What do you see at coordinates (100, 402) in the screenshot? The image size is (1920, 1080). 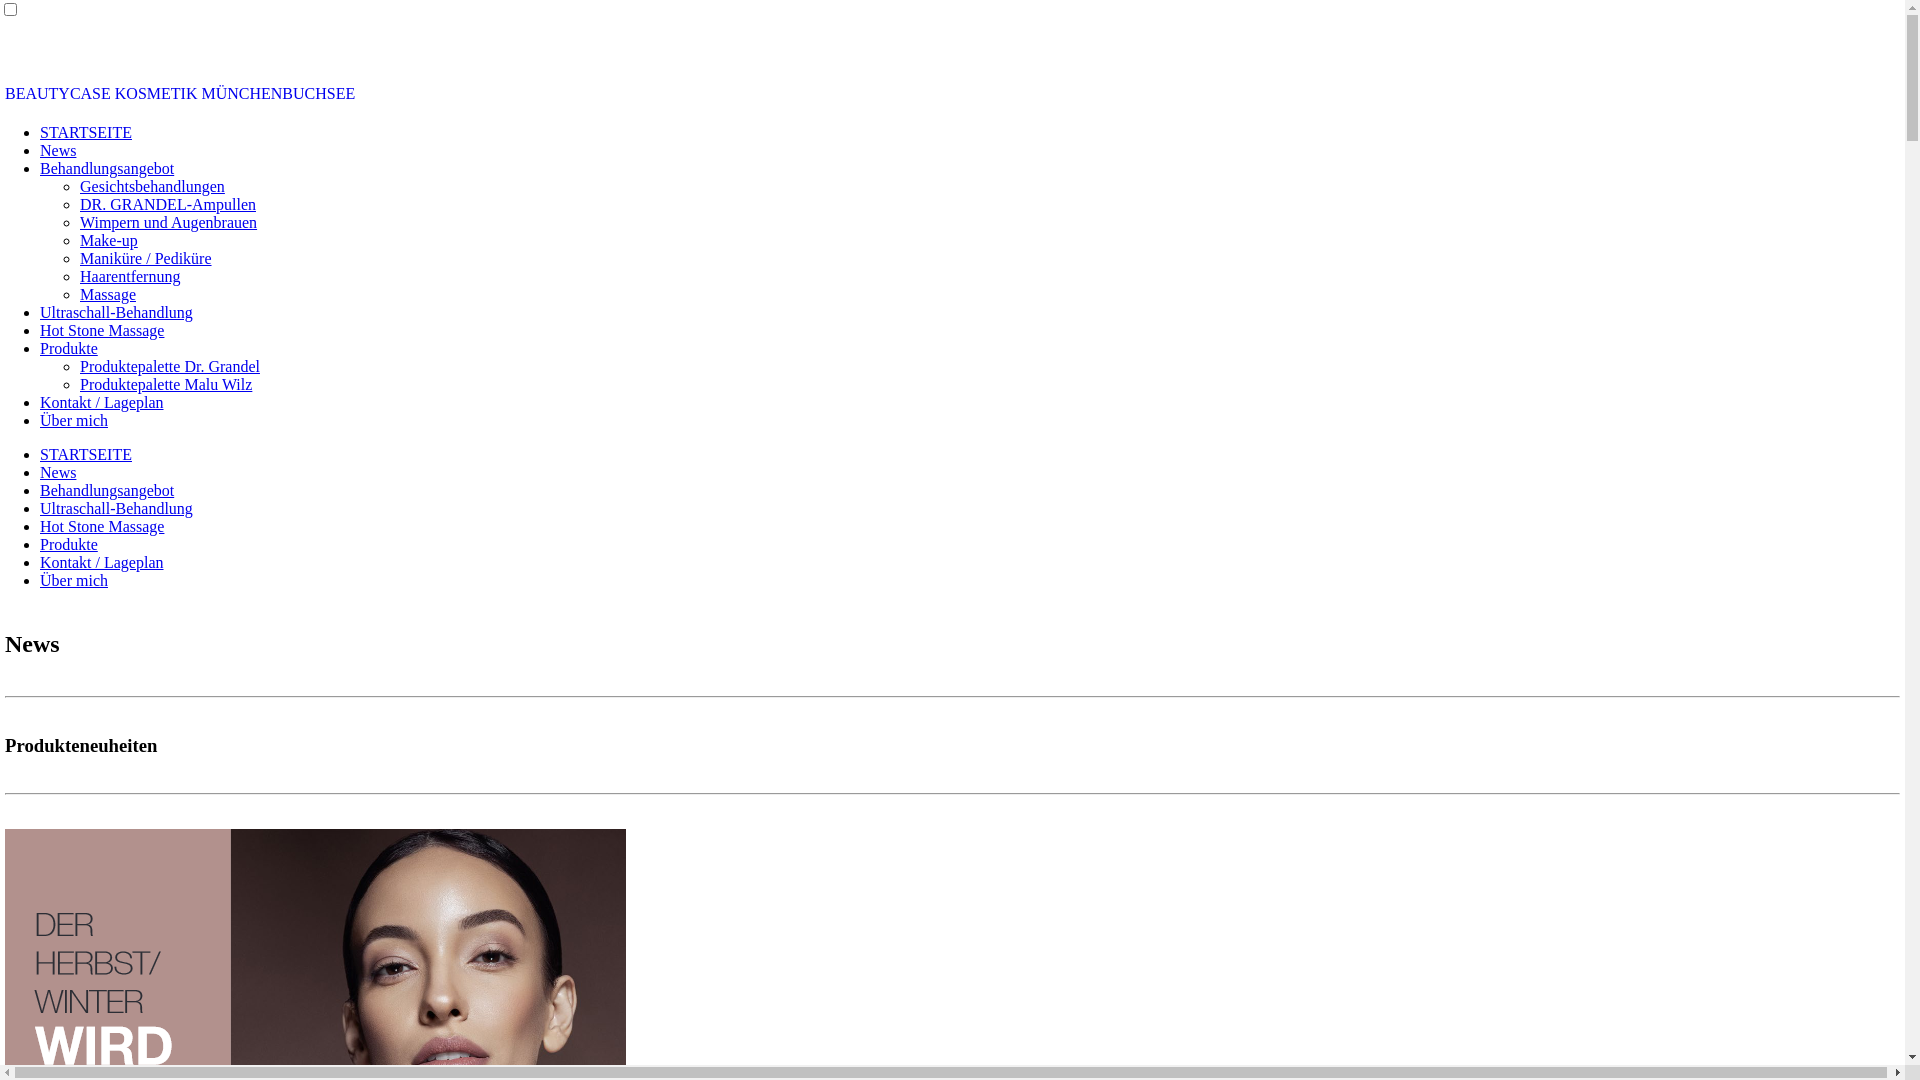 I see `'Kontakt / Lageplan'` at bounding box center [100, 402].